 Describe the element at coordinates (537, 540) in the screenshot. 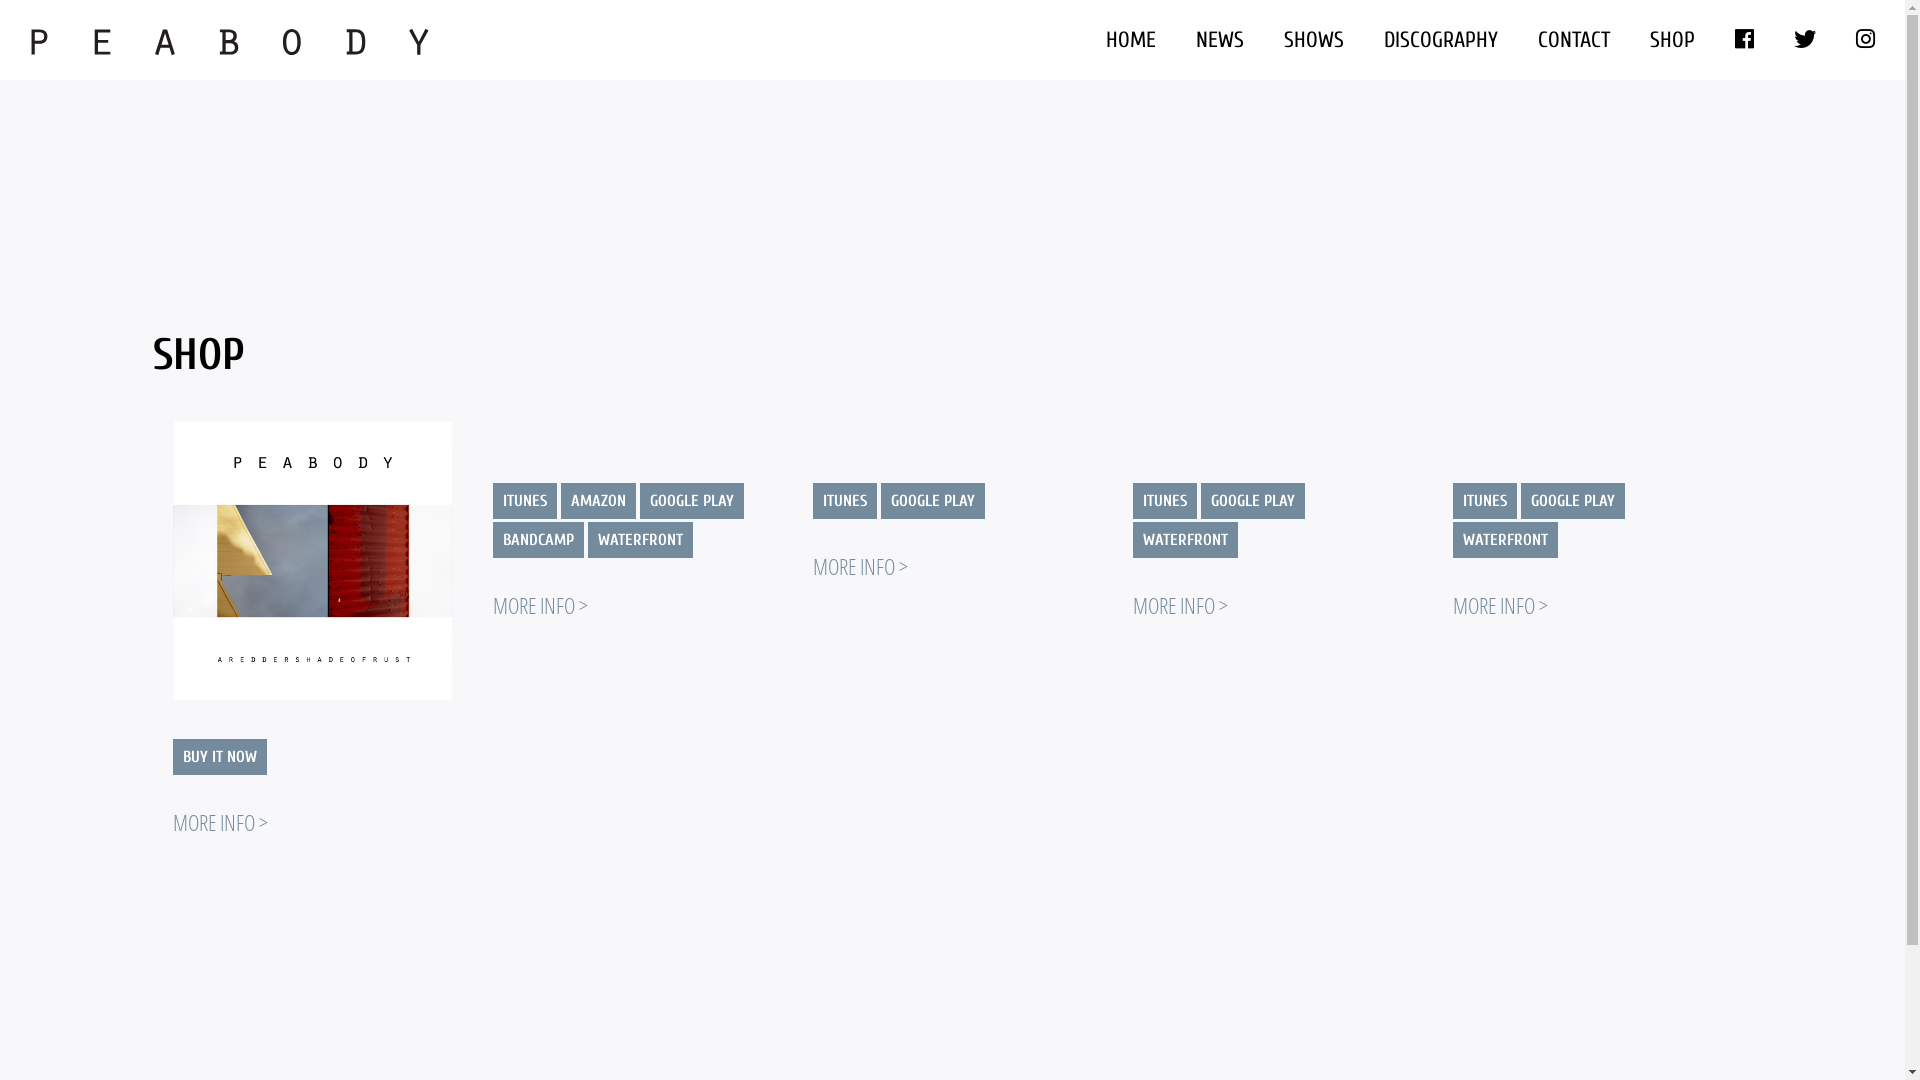

I see `'BANDCAMP'` at that location.